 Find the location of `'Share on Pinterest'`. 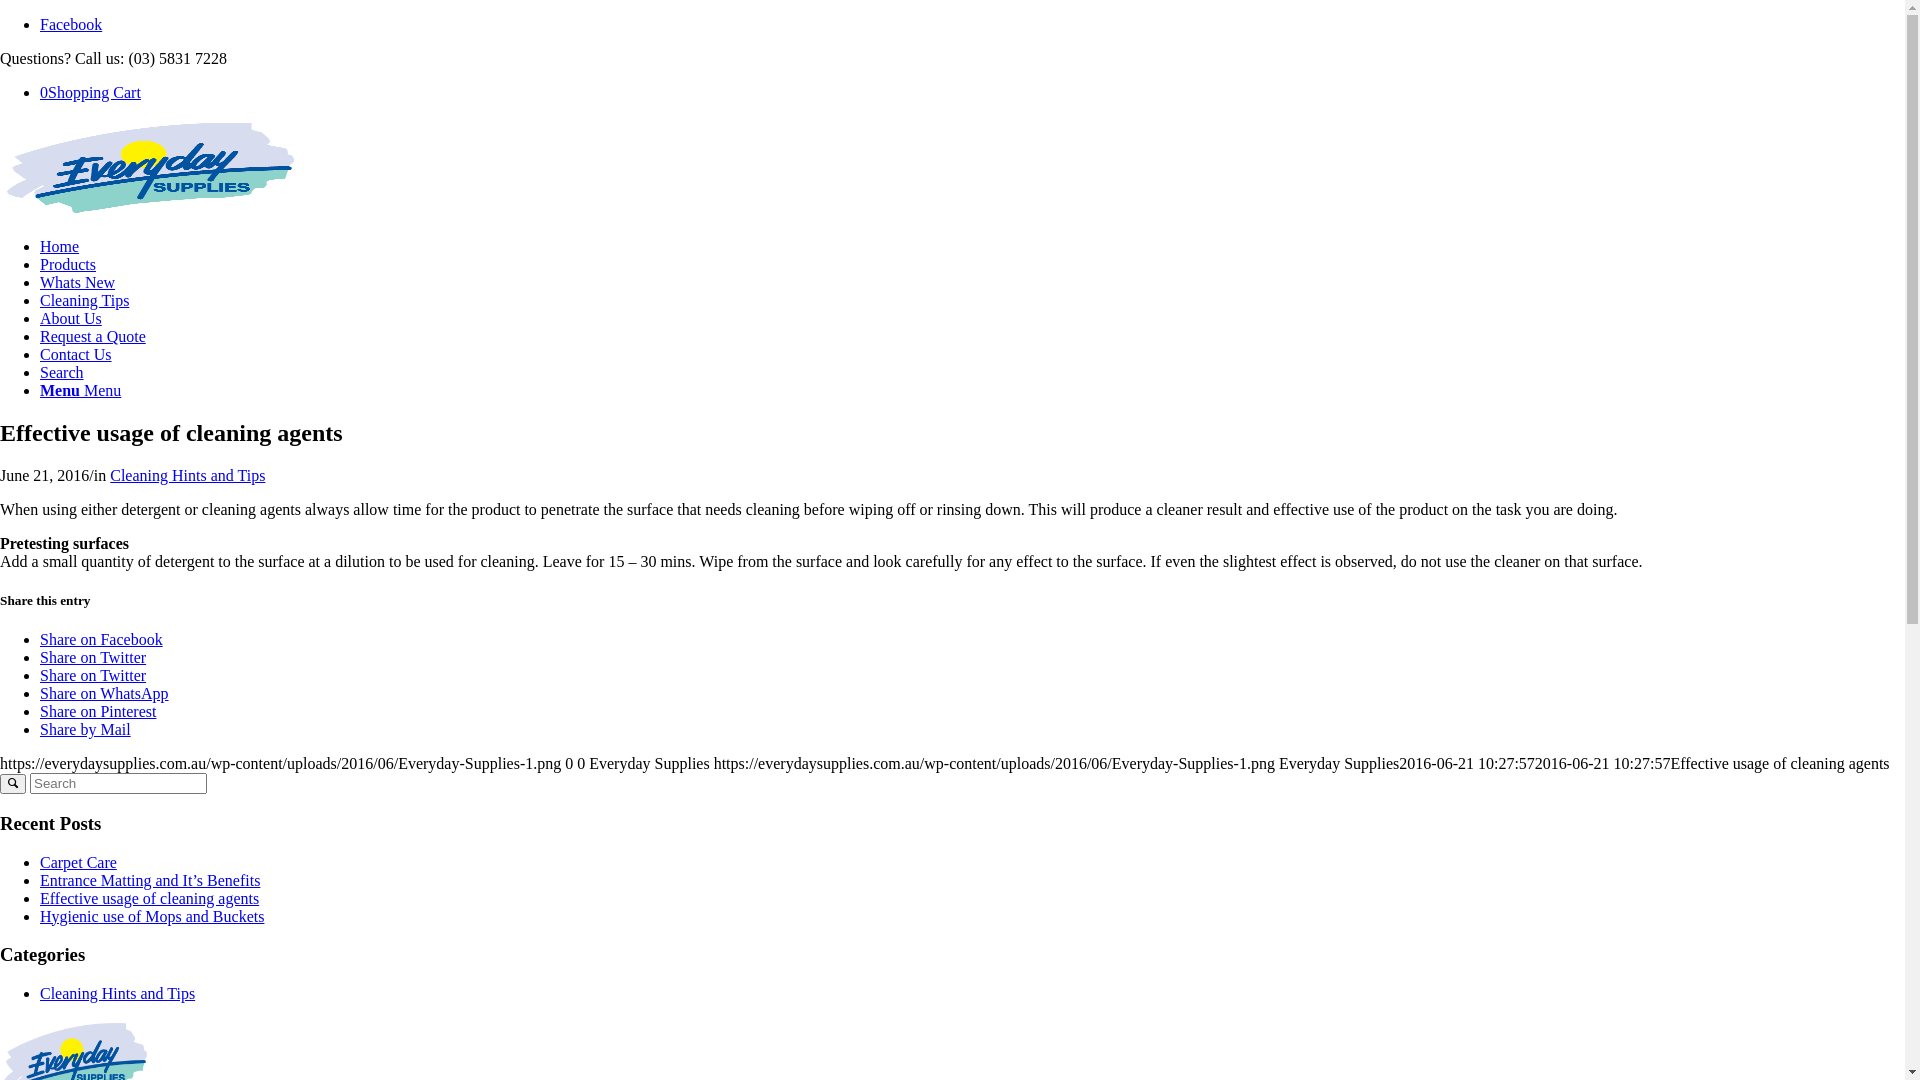

'Share on Pinterest' is located at coordinates (96, 710).